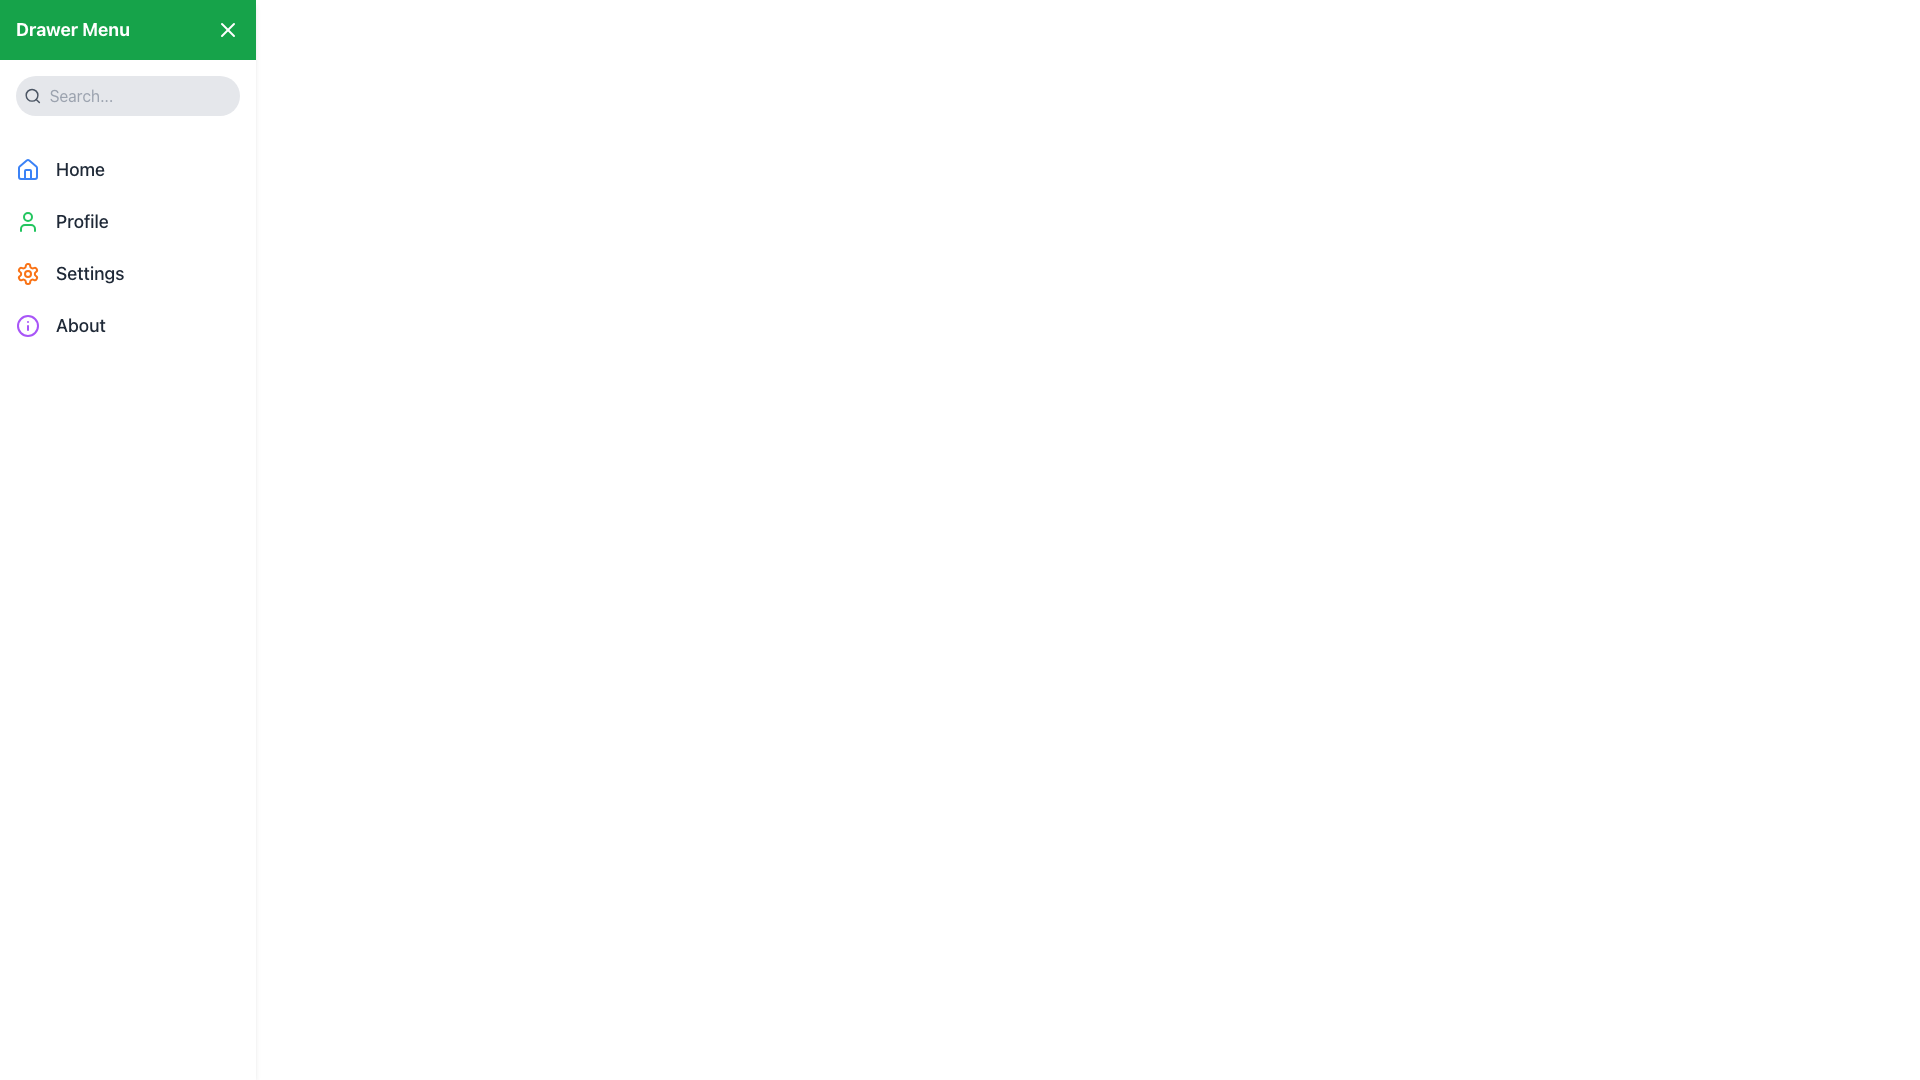 The width and height of the screenshot is (1920, 1080). I want to click on the user profile icon located to the left of the 'Profile' text label in the vertical menu, so click(28, 222).